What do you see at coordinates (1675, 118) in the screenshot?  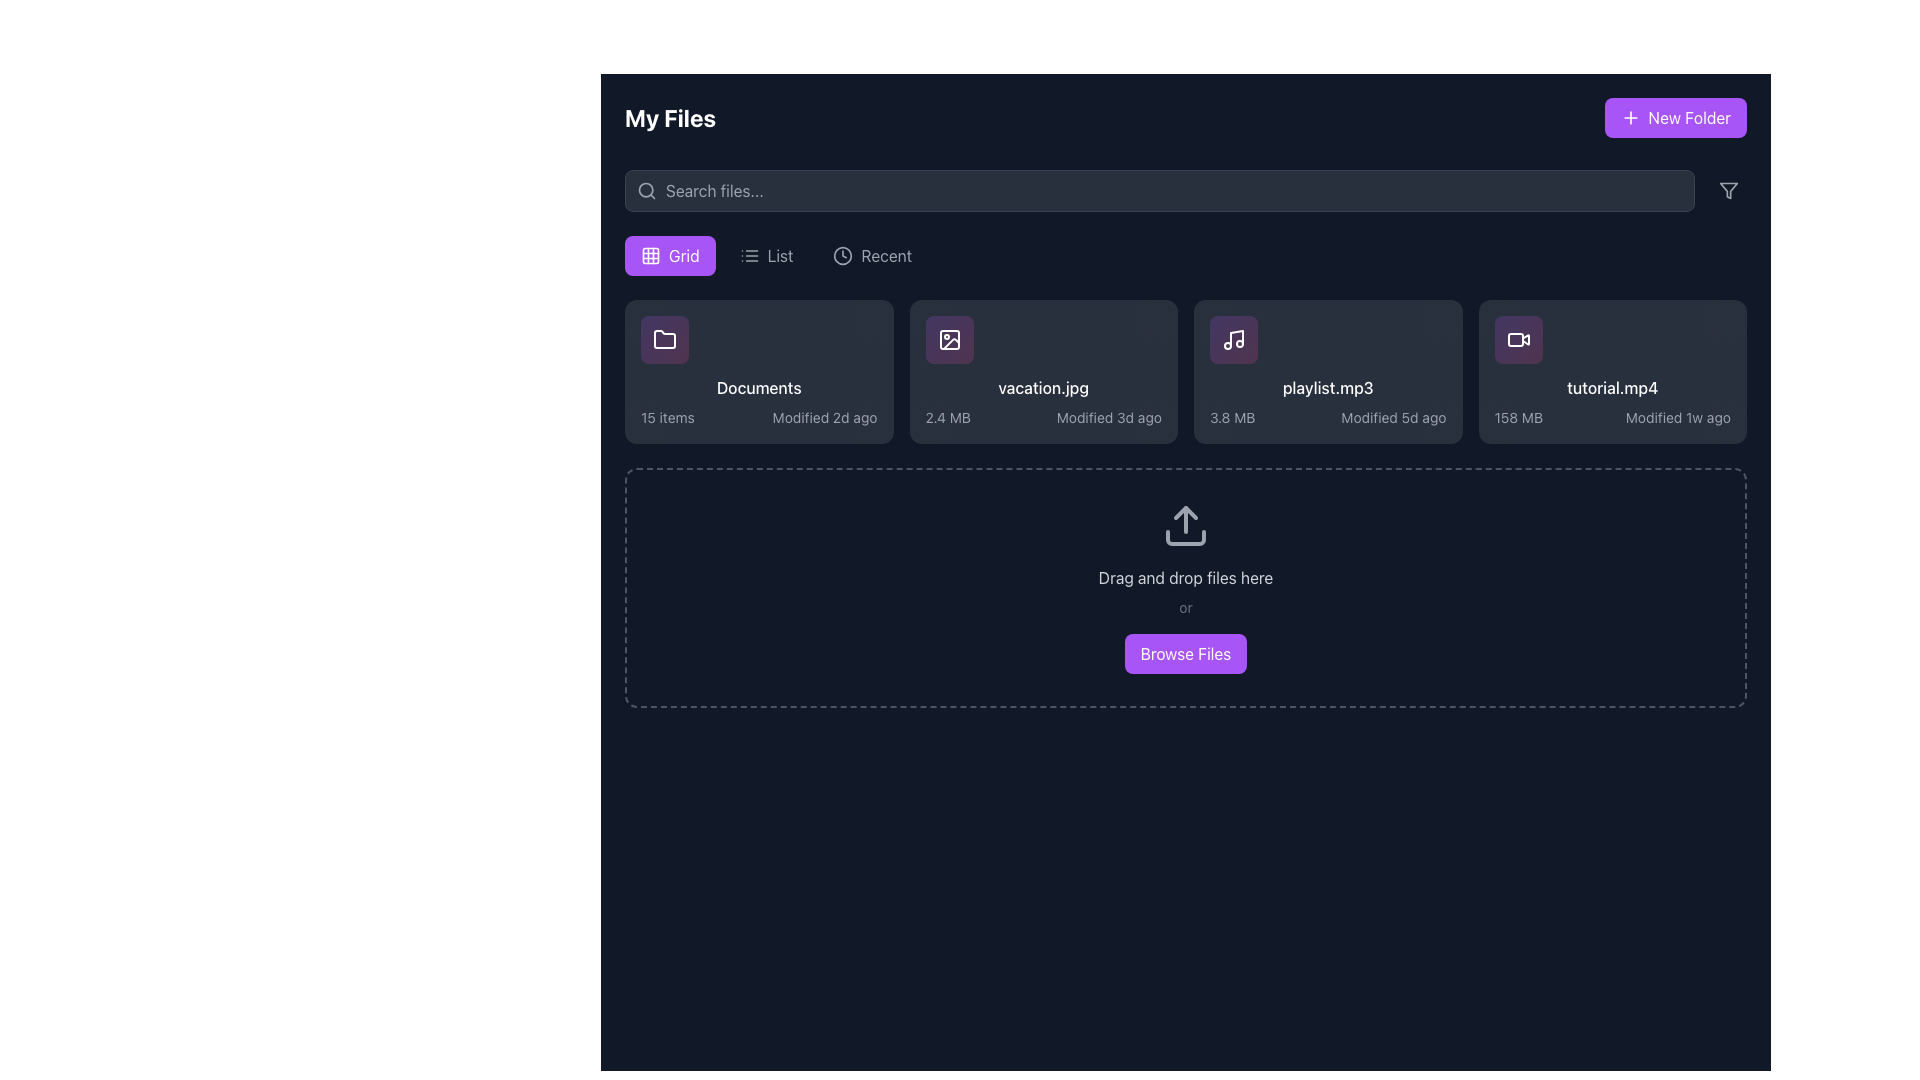 I see `the new folder button located in the top-right corner of the application interface, adjacent to the 'My Files' label` at bounding box center [1675, 118].